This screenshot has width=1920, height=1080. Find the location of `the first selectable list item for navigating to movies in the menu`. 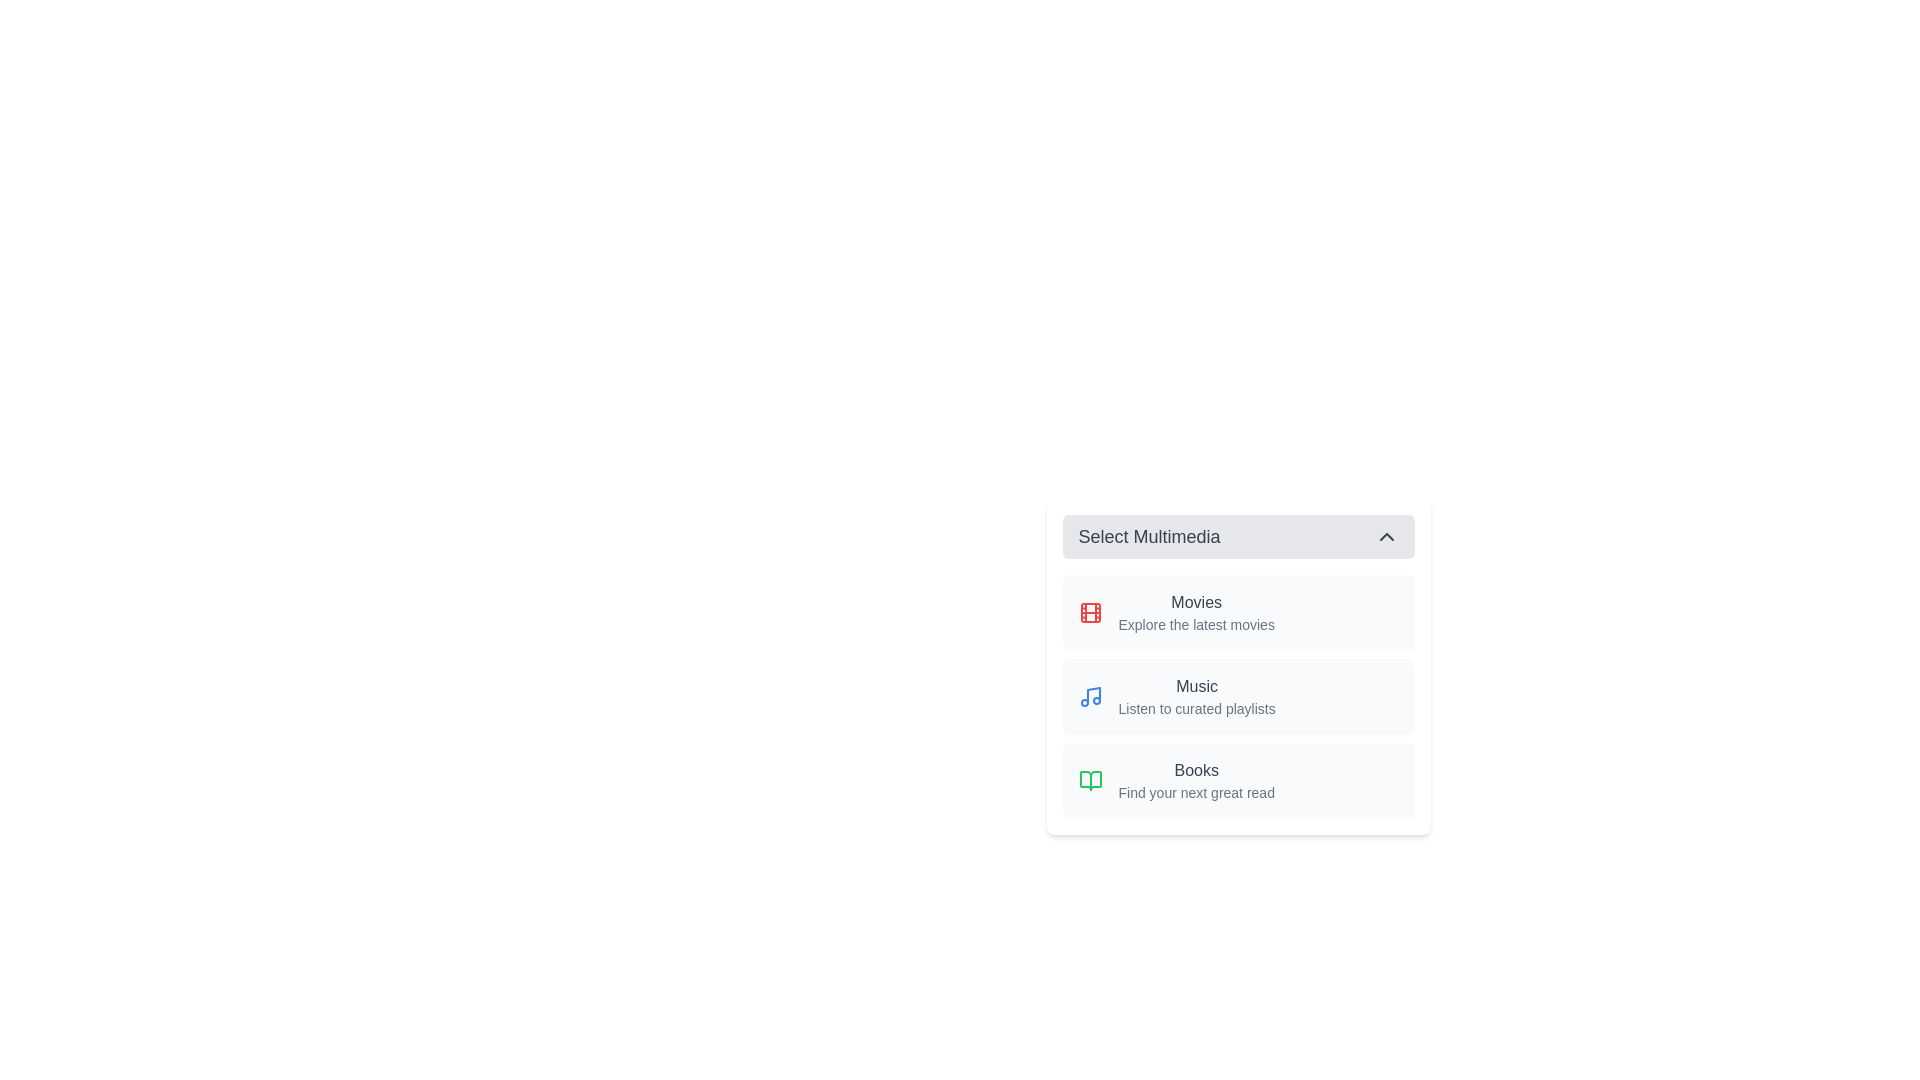

the first selectable list item for navigating to movies in the menu is located at coordinates (1237, 612).